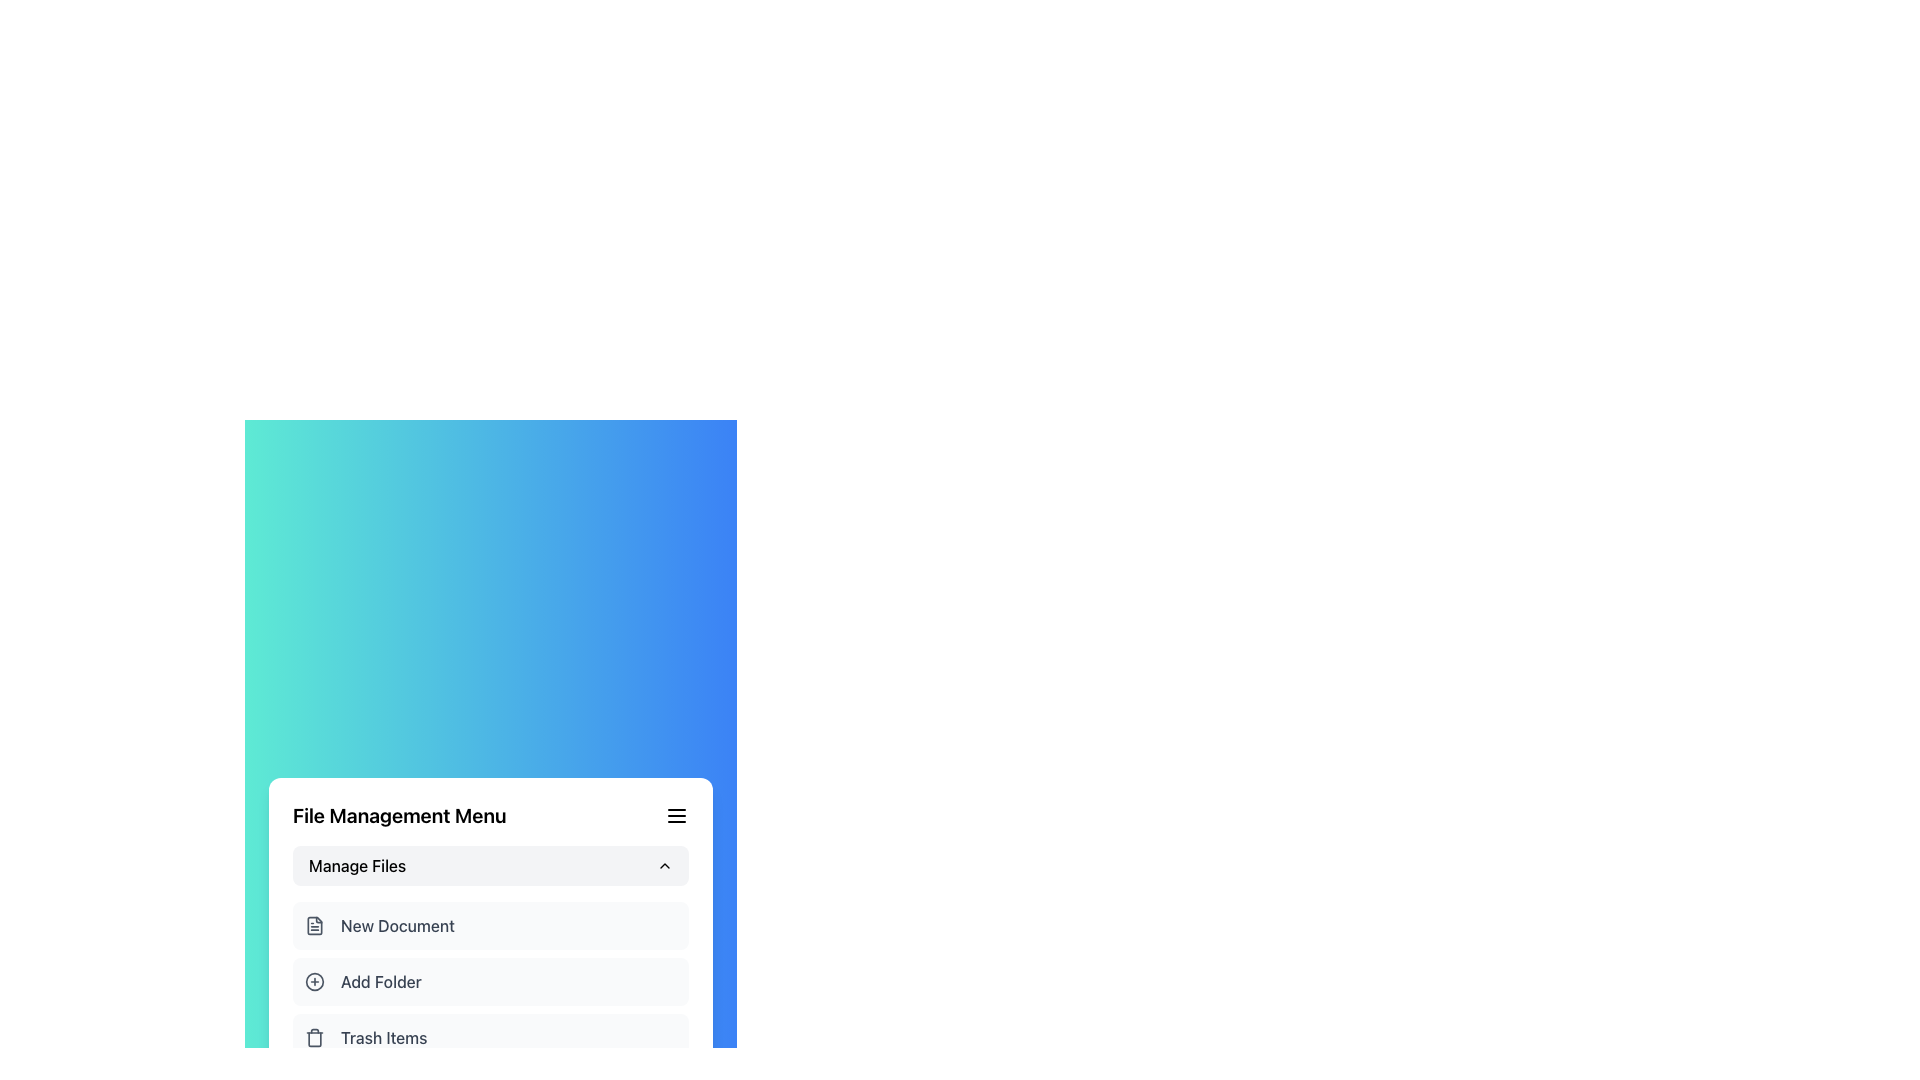 The width and height of the screenshot is (1920, 1080). What do you see at coordinates (490, 865) in the screenshot?
I see `the 'Manage Files' button located in the 'File Management Menu'` at bounding box center [490, 865].